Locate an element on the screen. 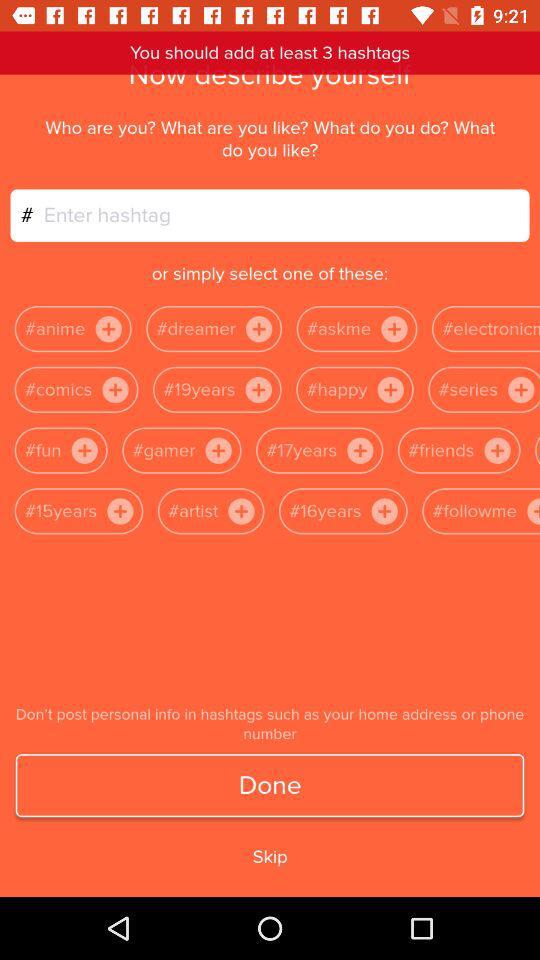 The image size is (540, 960). the text icon which is fourth row of second text is located at coordinates (241, 510).